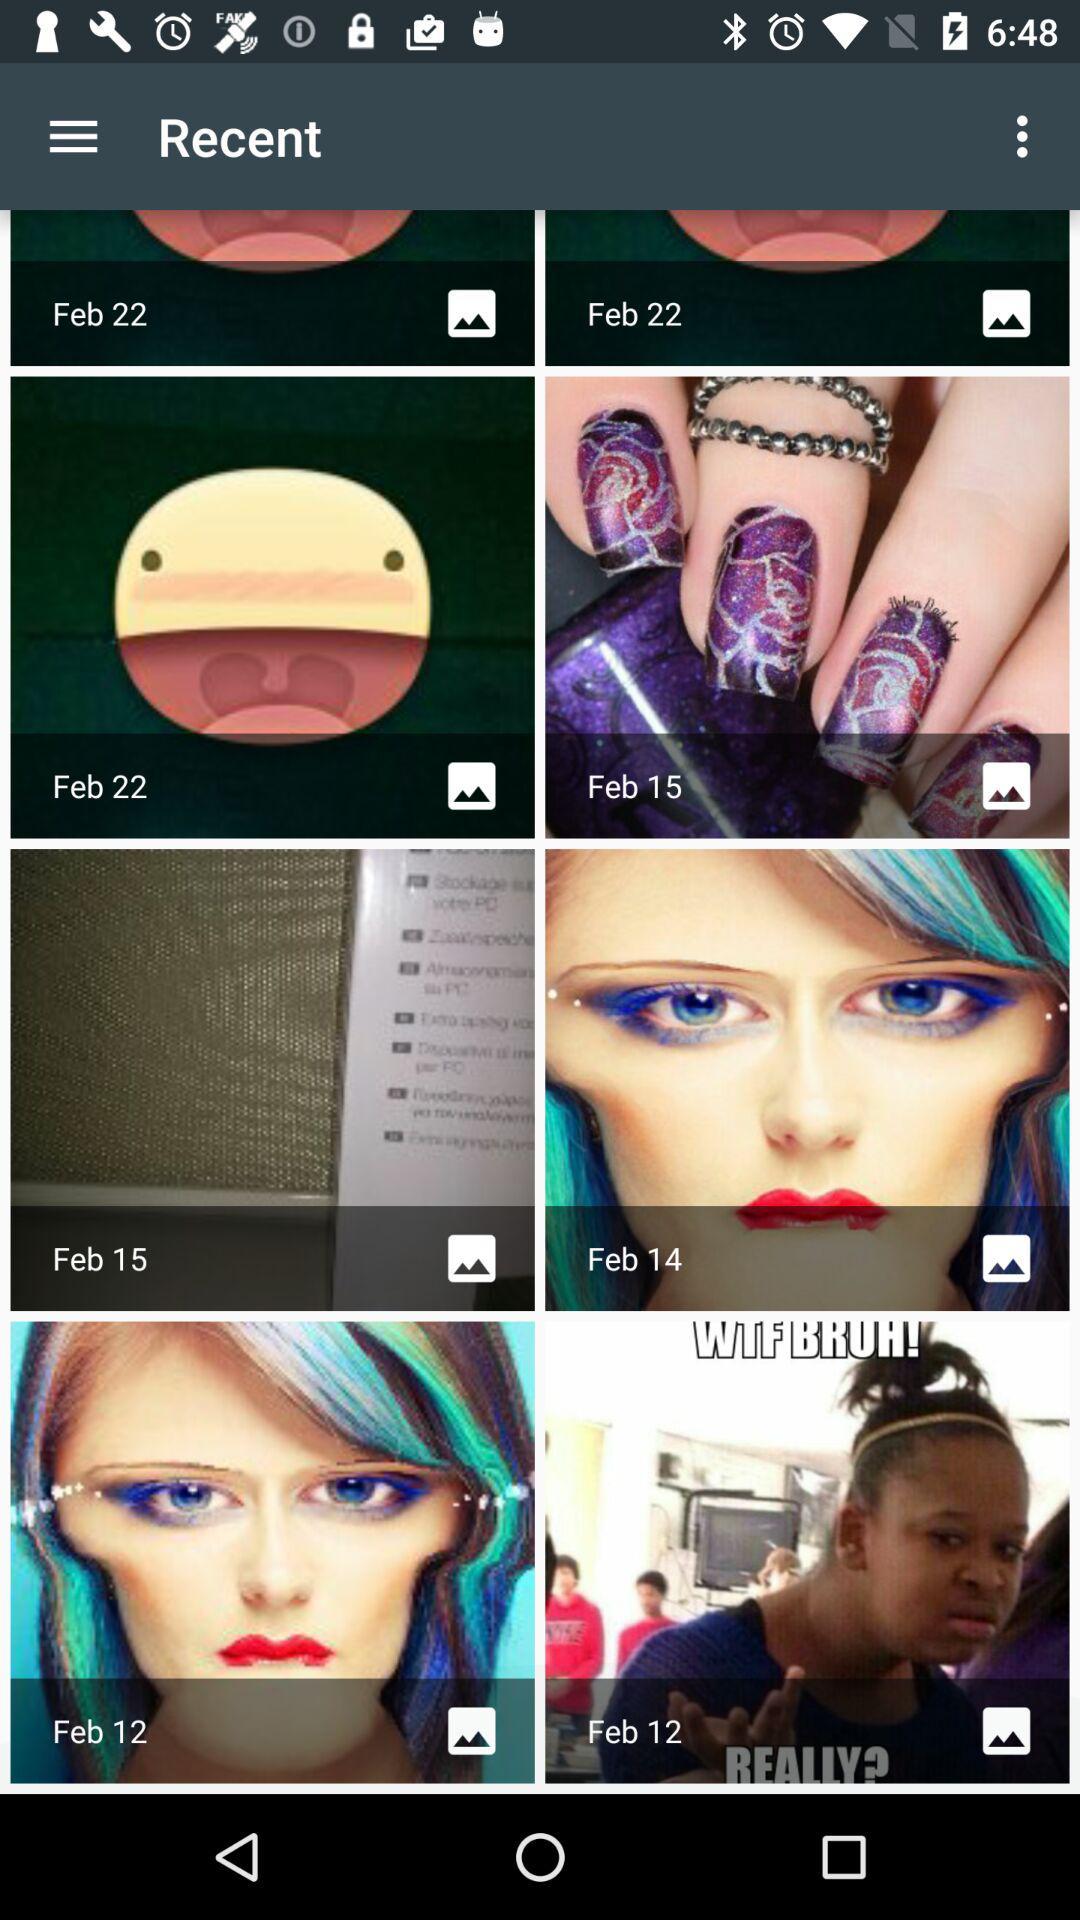 The width and height of the screenshot is (1080, 1920). Describe the element at coordinates (72, 135) in the screenshot. I see `item to the left of the recent item` at that location.